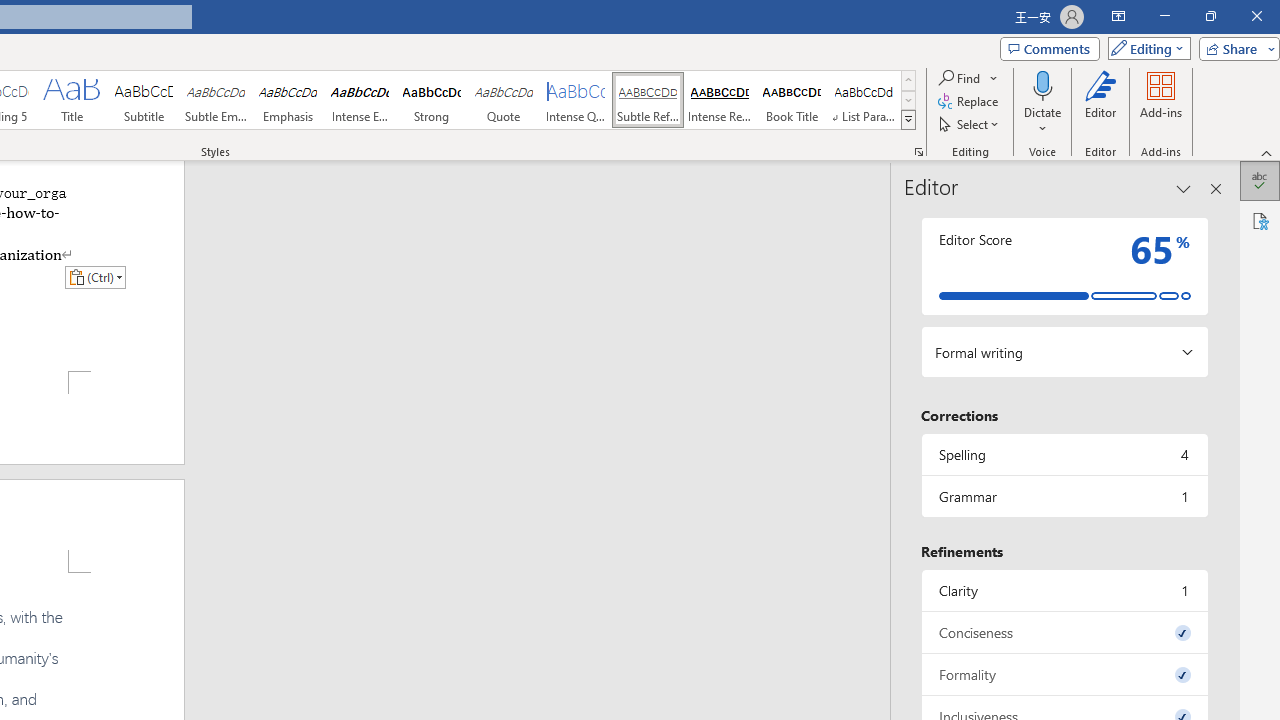 This screenshot has width=1280, height=720. What do you see at coordinates (1063, 674) in the screenshot?
I see `'Formality, 0 issues. Press space or enter to review items.'` at bounding box center [1063, 674].